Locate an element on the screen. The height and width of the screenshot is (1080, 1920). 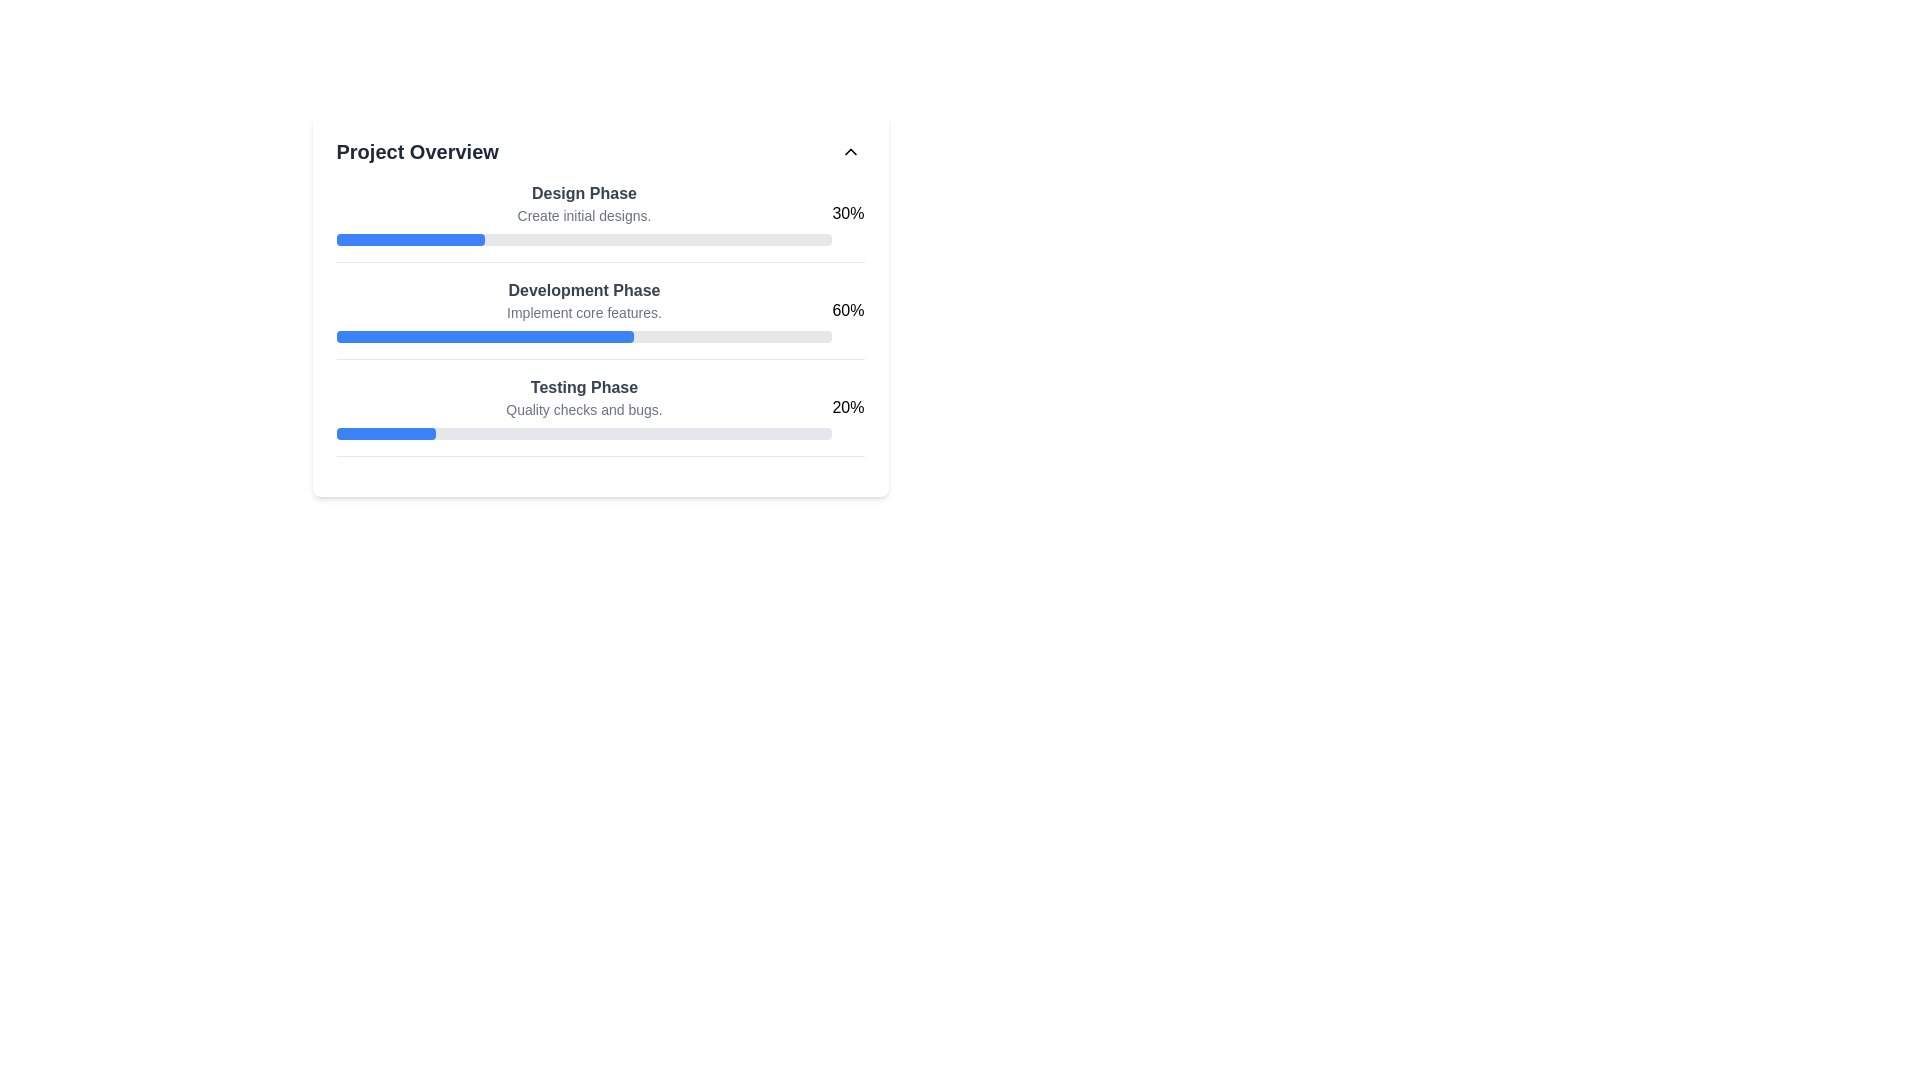
the progress indicator bar representing 30% completion of the 'Design Phase' in the project overview chart is located at coordinates (409, 238).